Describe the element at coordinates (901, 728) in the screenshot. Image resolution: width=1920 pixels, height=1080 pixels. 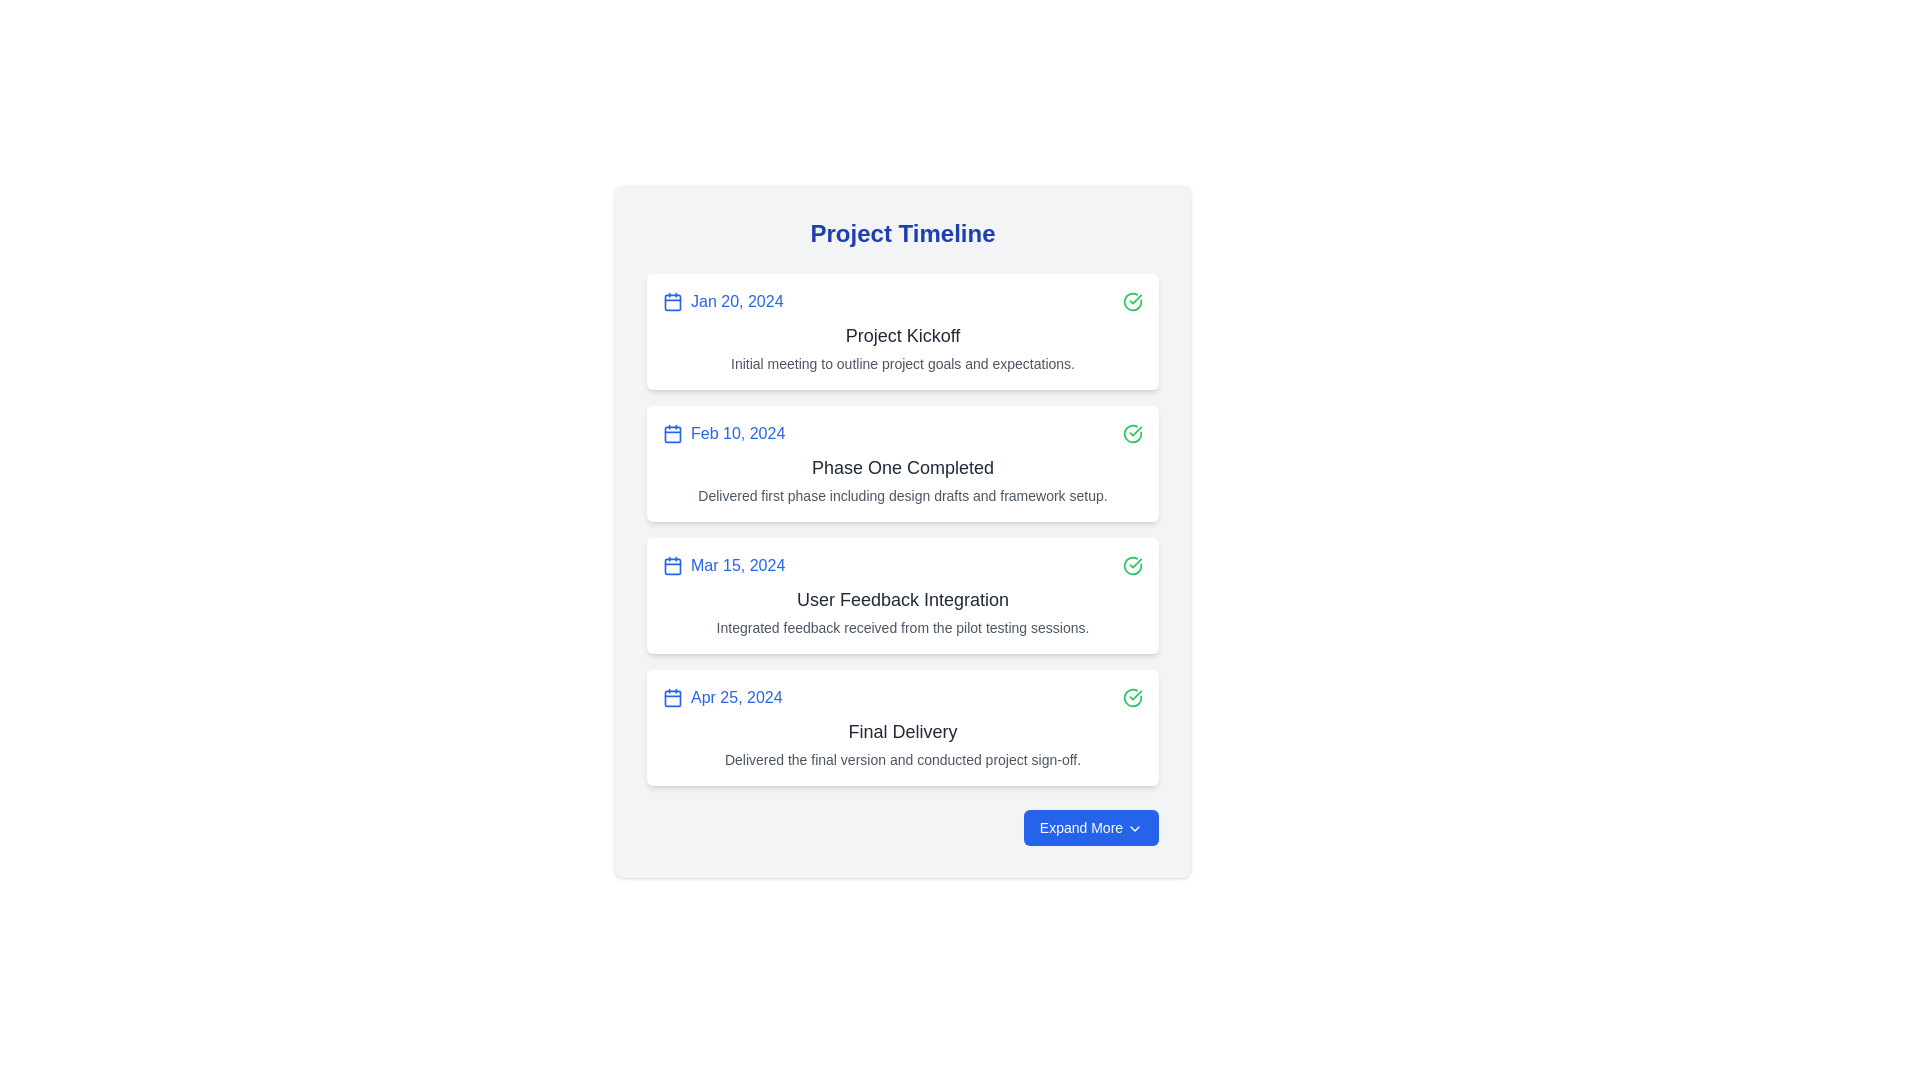
I see `the 'Final Delivery' milestone information card located in the bottom part of the 'Project Timeline' group, specifically the fourth card in the vertical sequence` at that location.